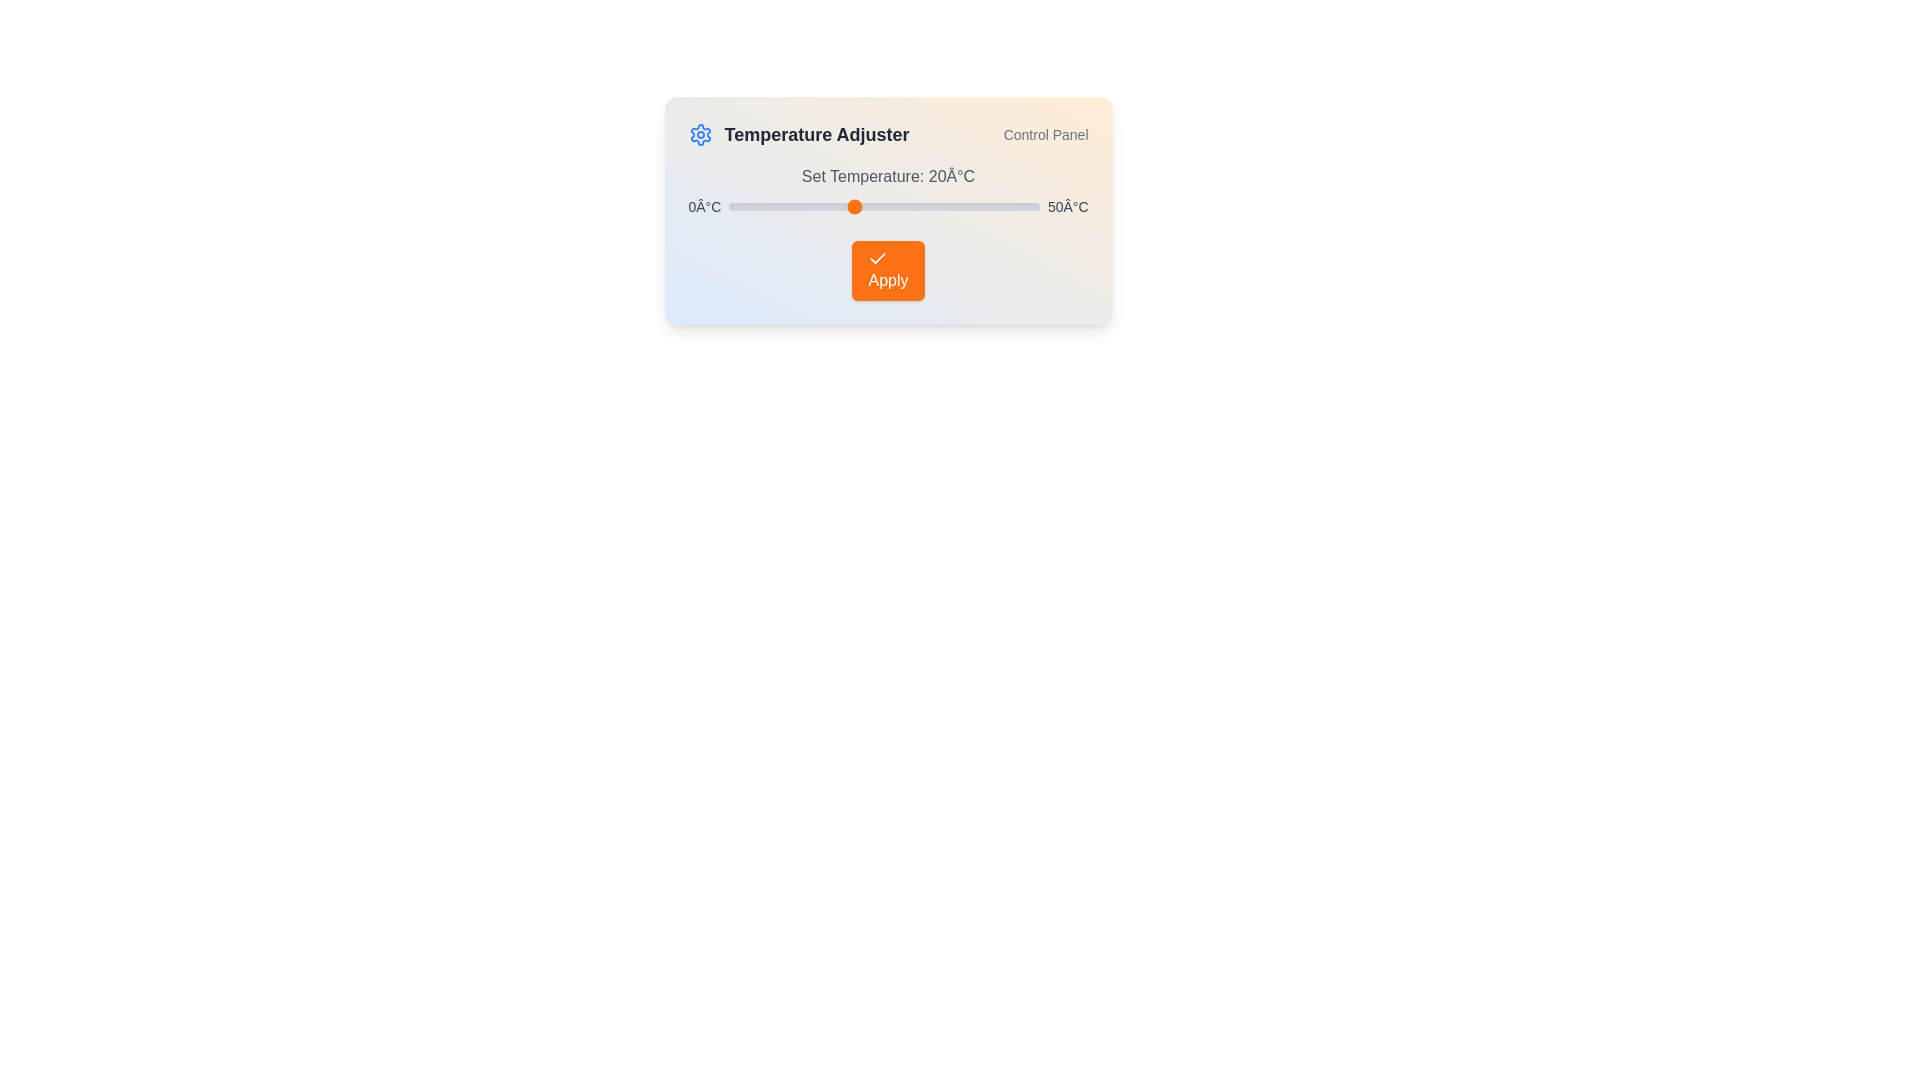 The height and width of the screenshot is (1080, 1920). I want to click on the temperature slider to set the temperature to 35°C, so click(945, 207).